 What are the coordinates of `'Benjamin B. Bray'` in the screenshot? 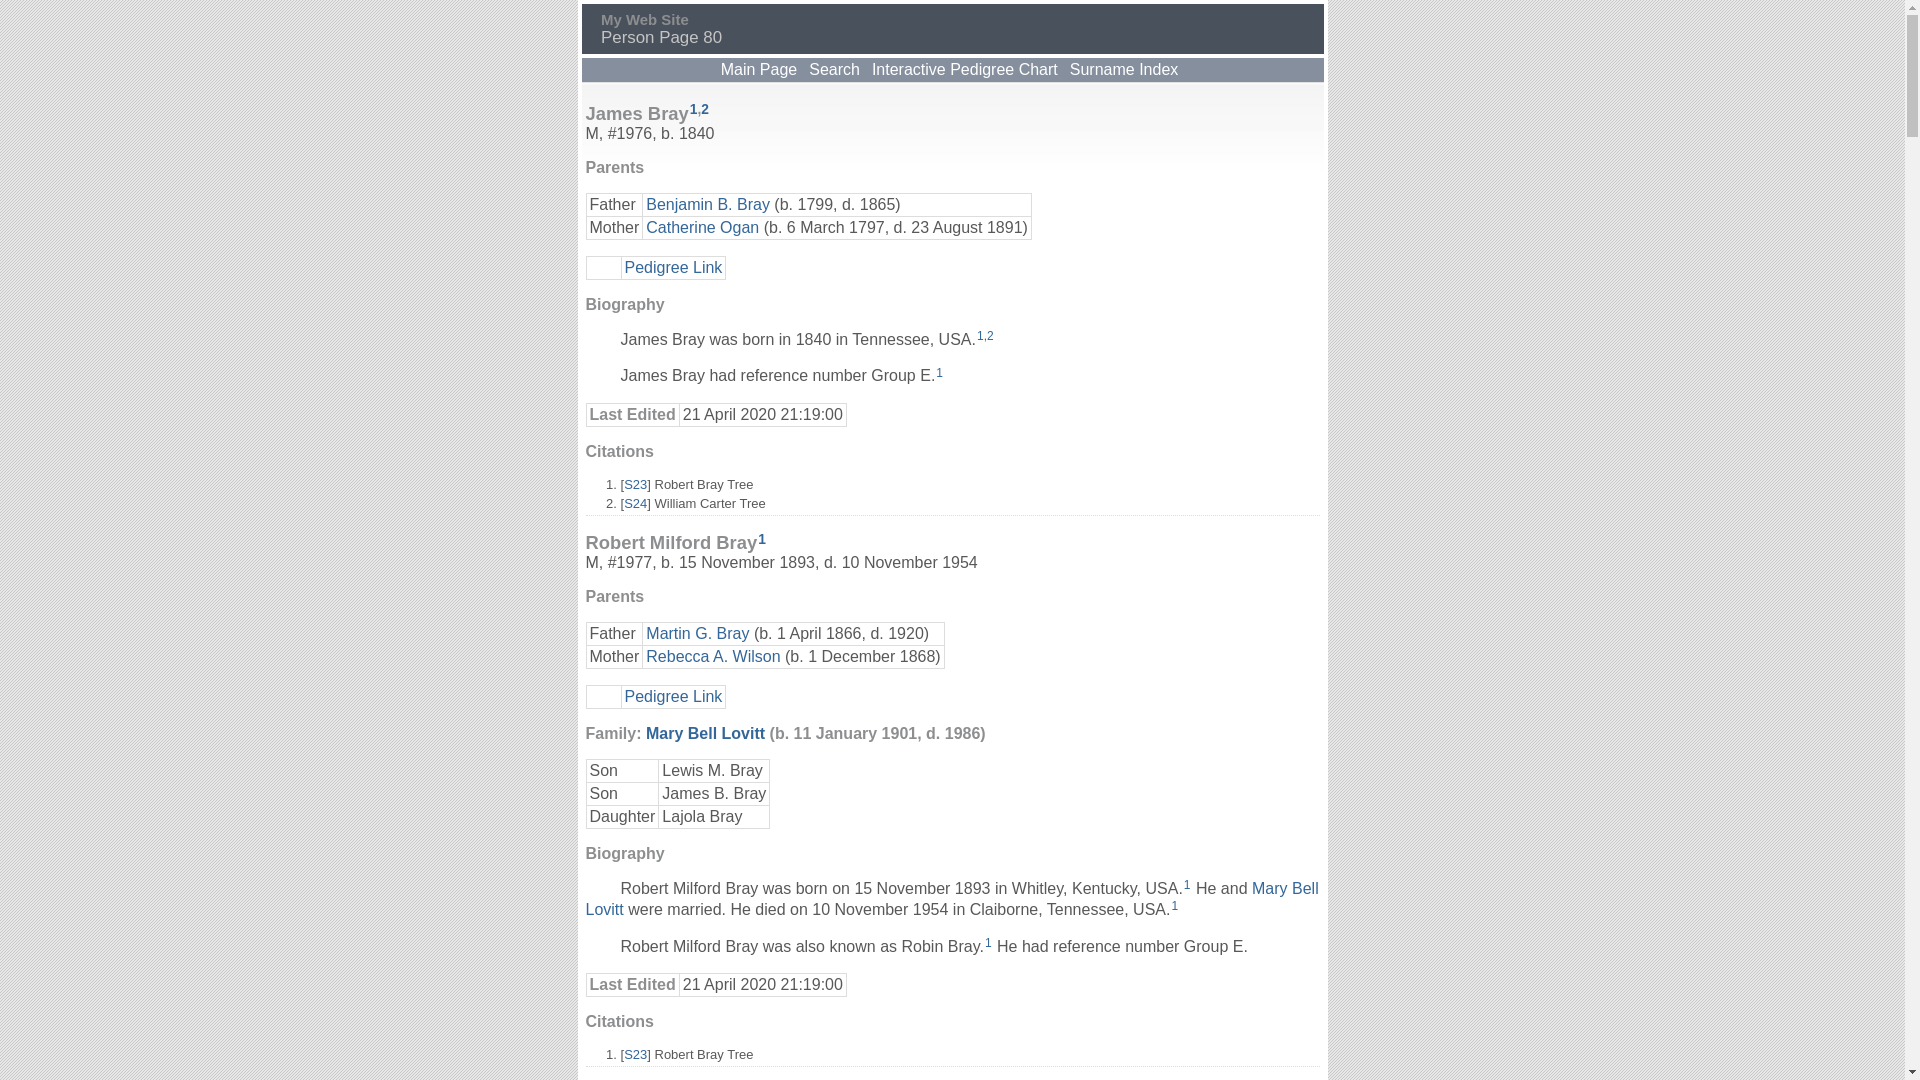 It's located at (708, 204).